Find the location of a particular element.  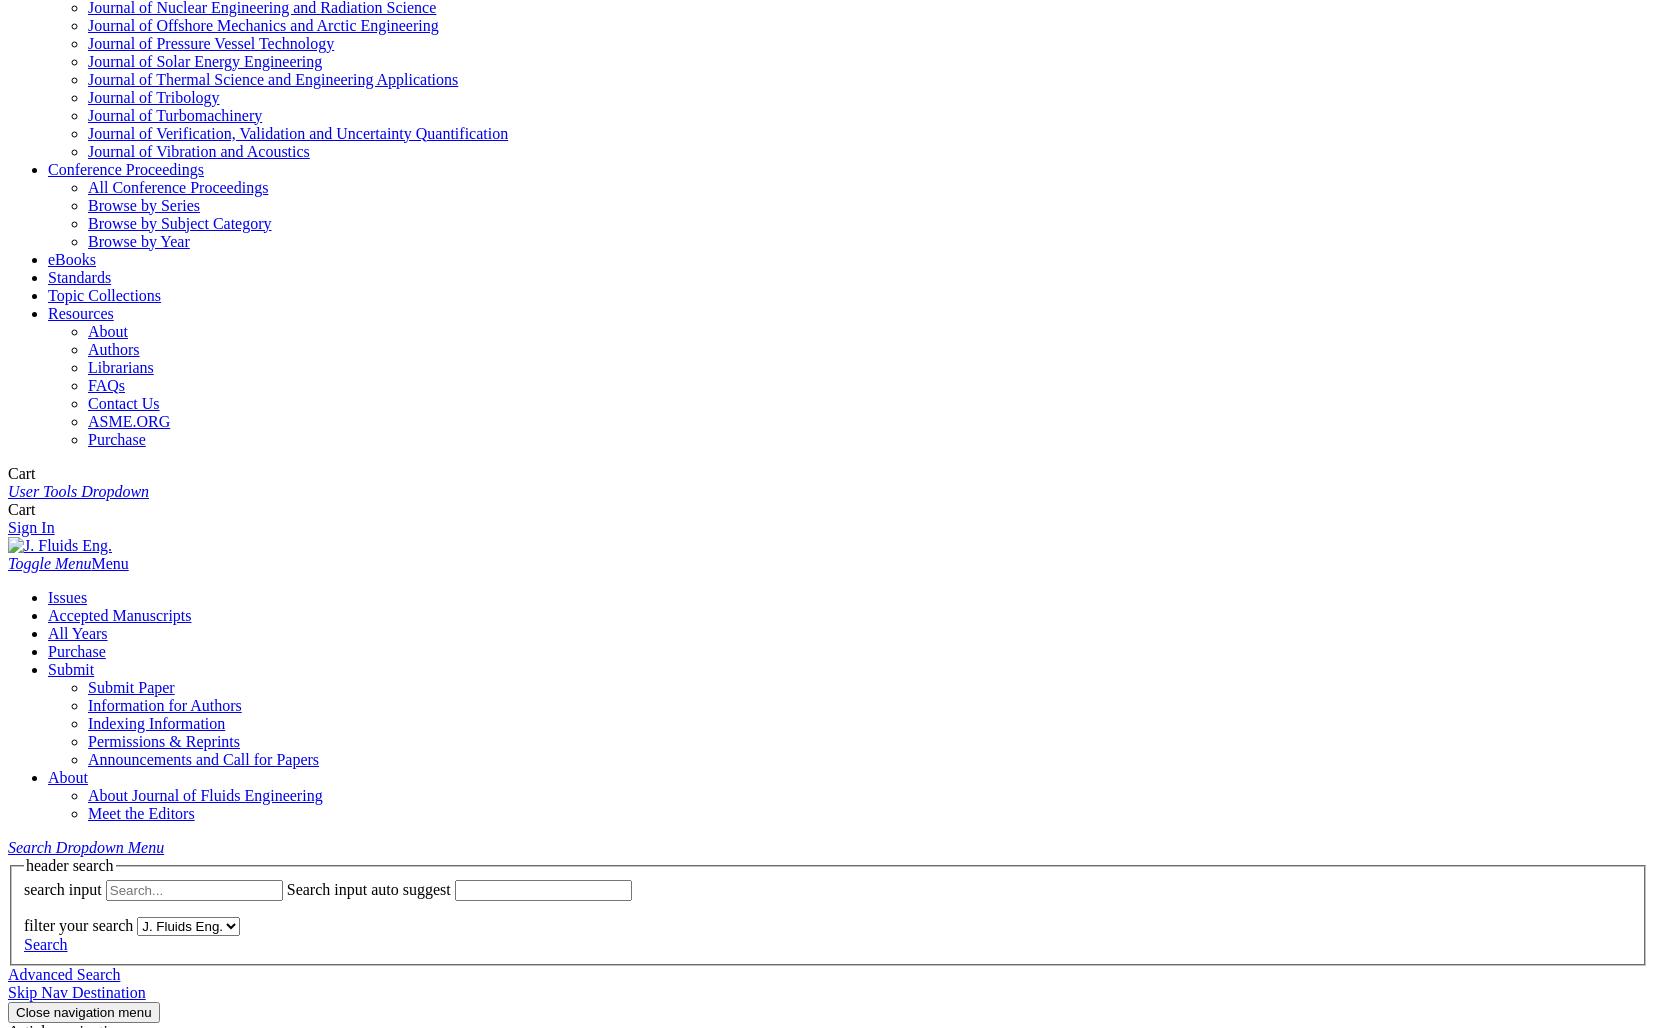

'Journal of Offshore Mechanics and Arctic Engineering' is located at coordinates (262, 24).